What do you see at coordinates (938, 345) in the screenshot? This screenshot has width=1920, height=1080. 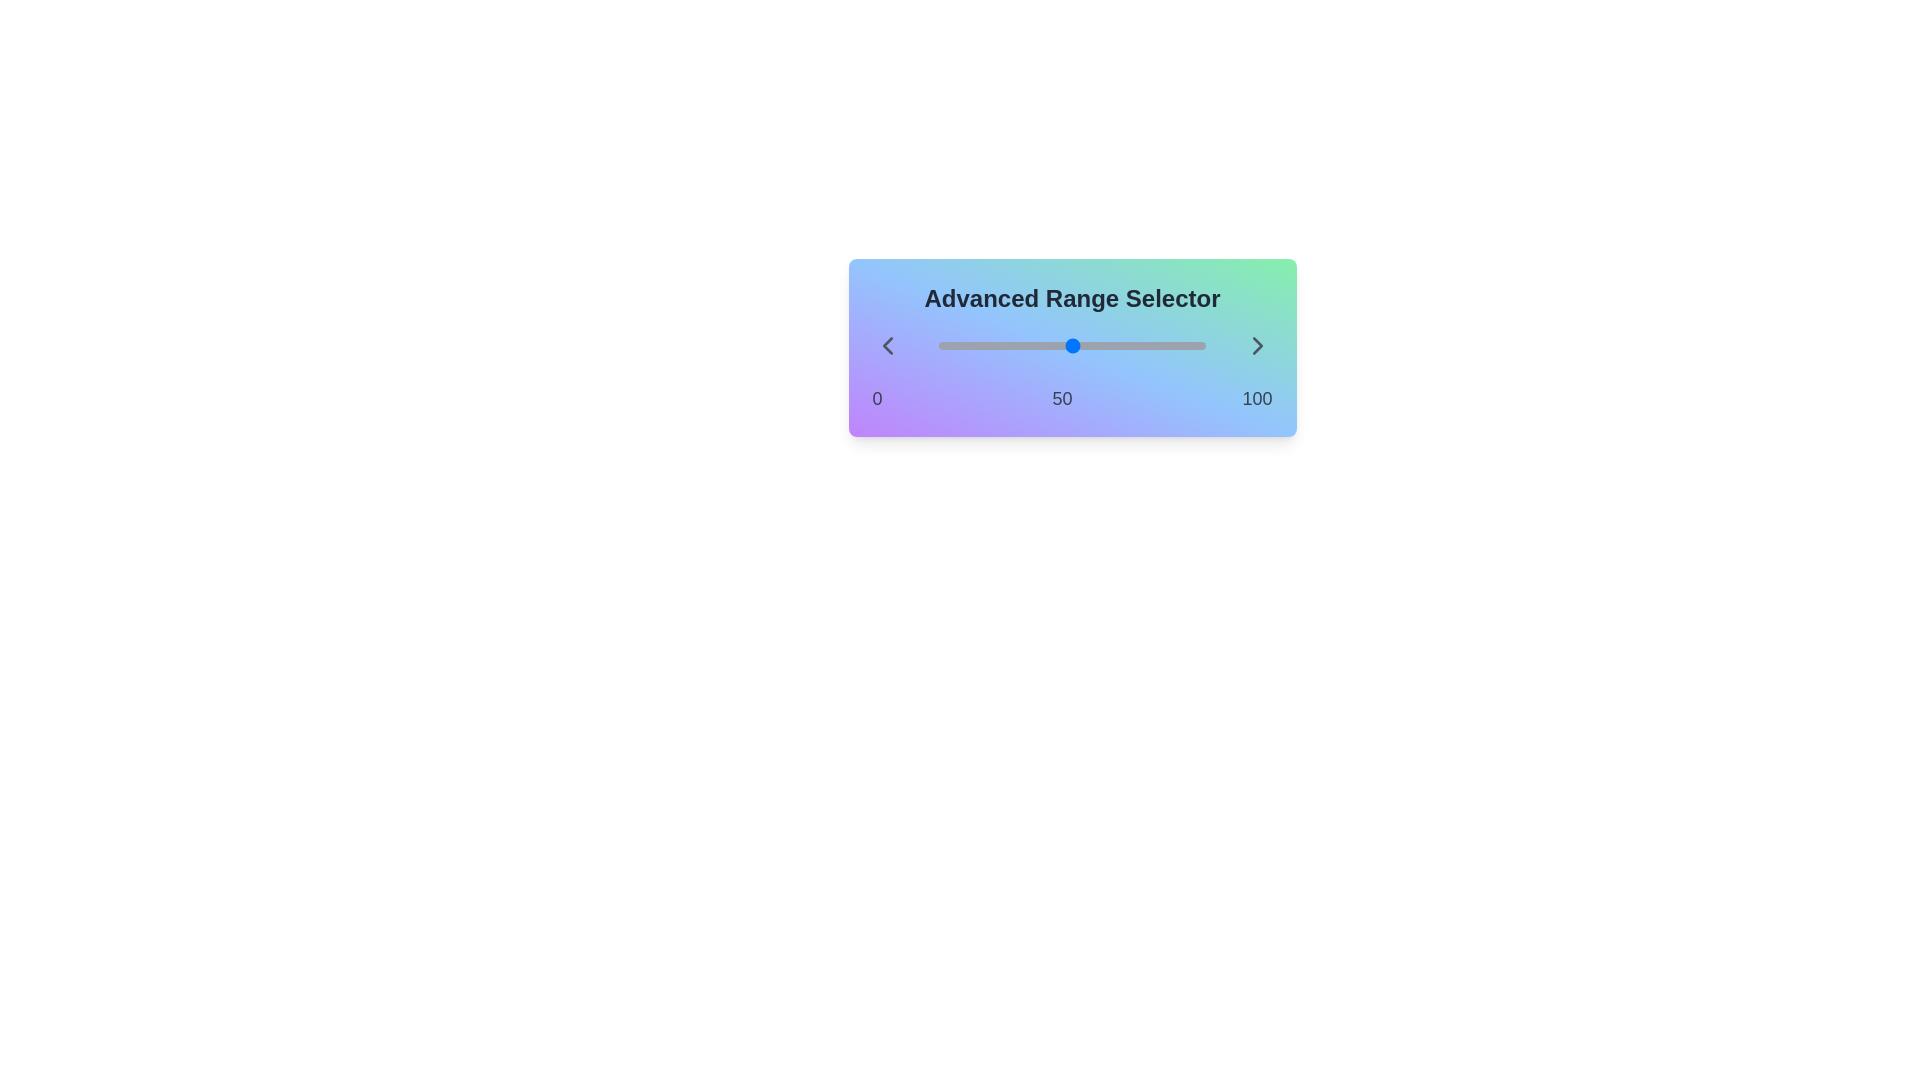 I see `the slider to set the range value to 97` at bounding box center [938, 345].